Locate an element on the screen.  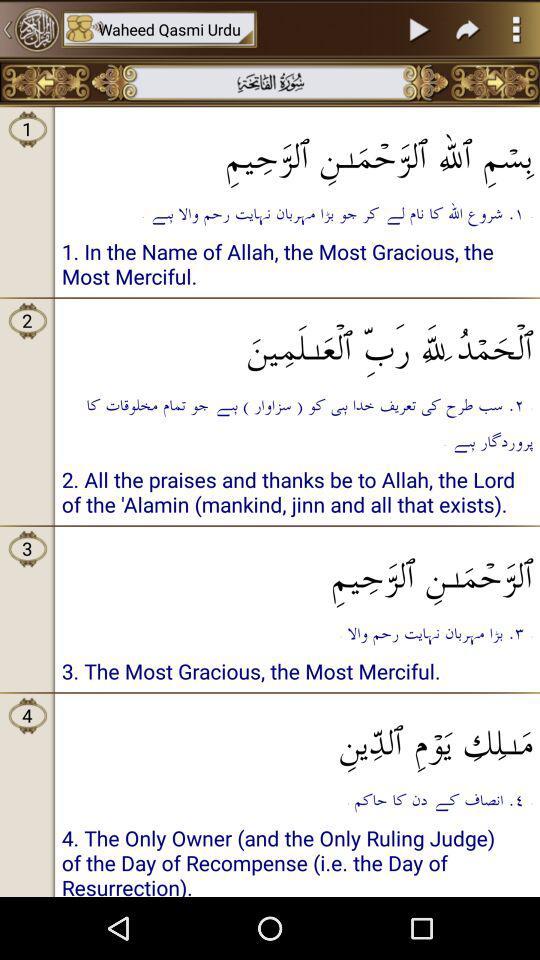
back is located at coordinates (45, 82).